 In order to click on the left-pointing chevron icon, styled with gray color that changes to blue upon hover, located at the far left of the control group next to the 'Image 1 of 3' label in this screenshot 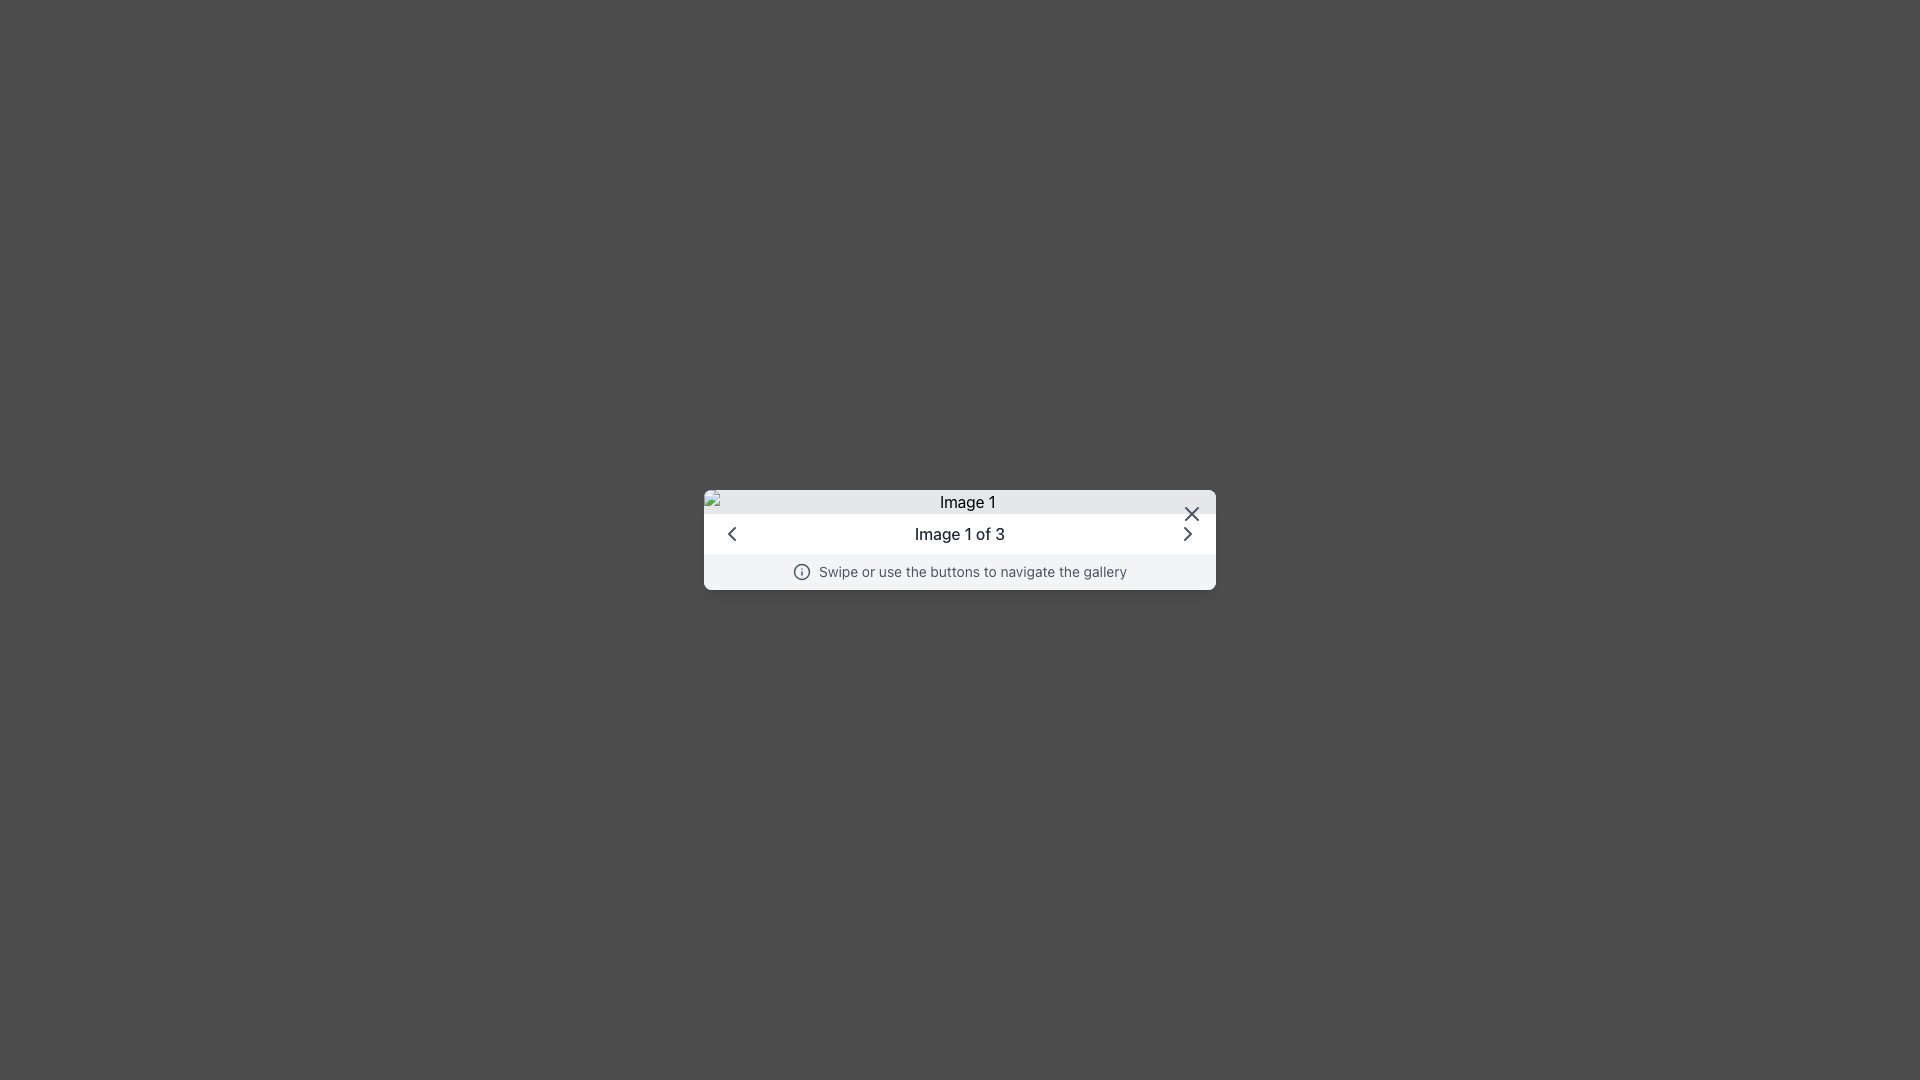, I will do `click(730, 532)`.